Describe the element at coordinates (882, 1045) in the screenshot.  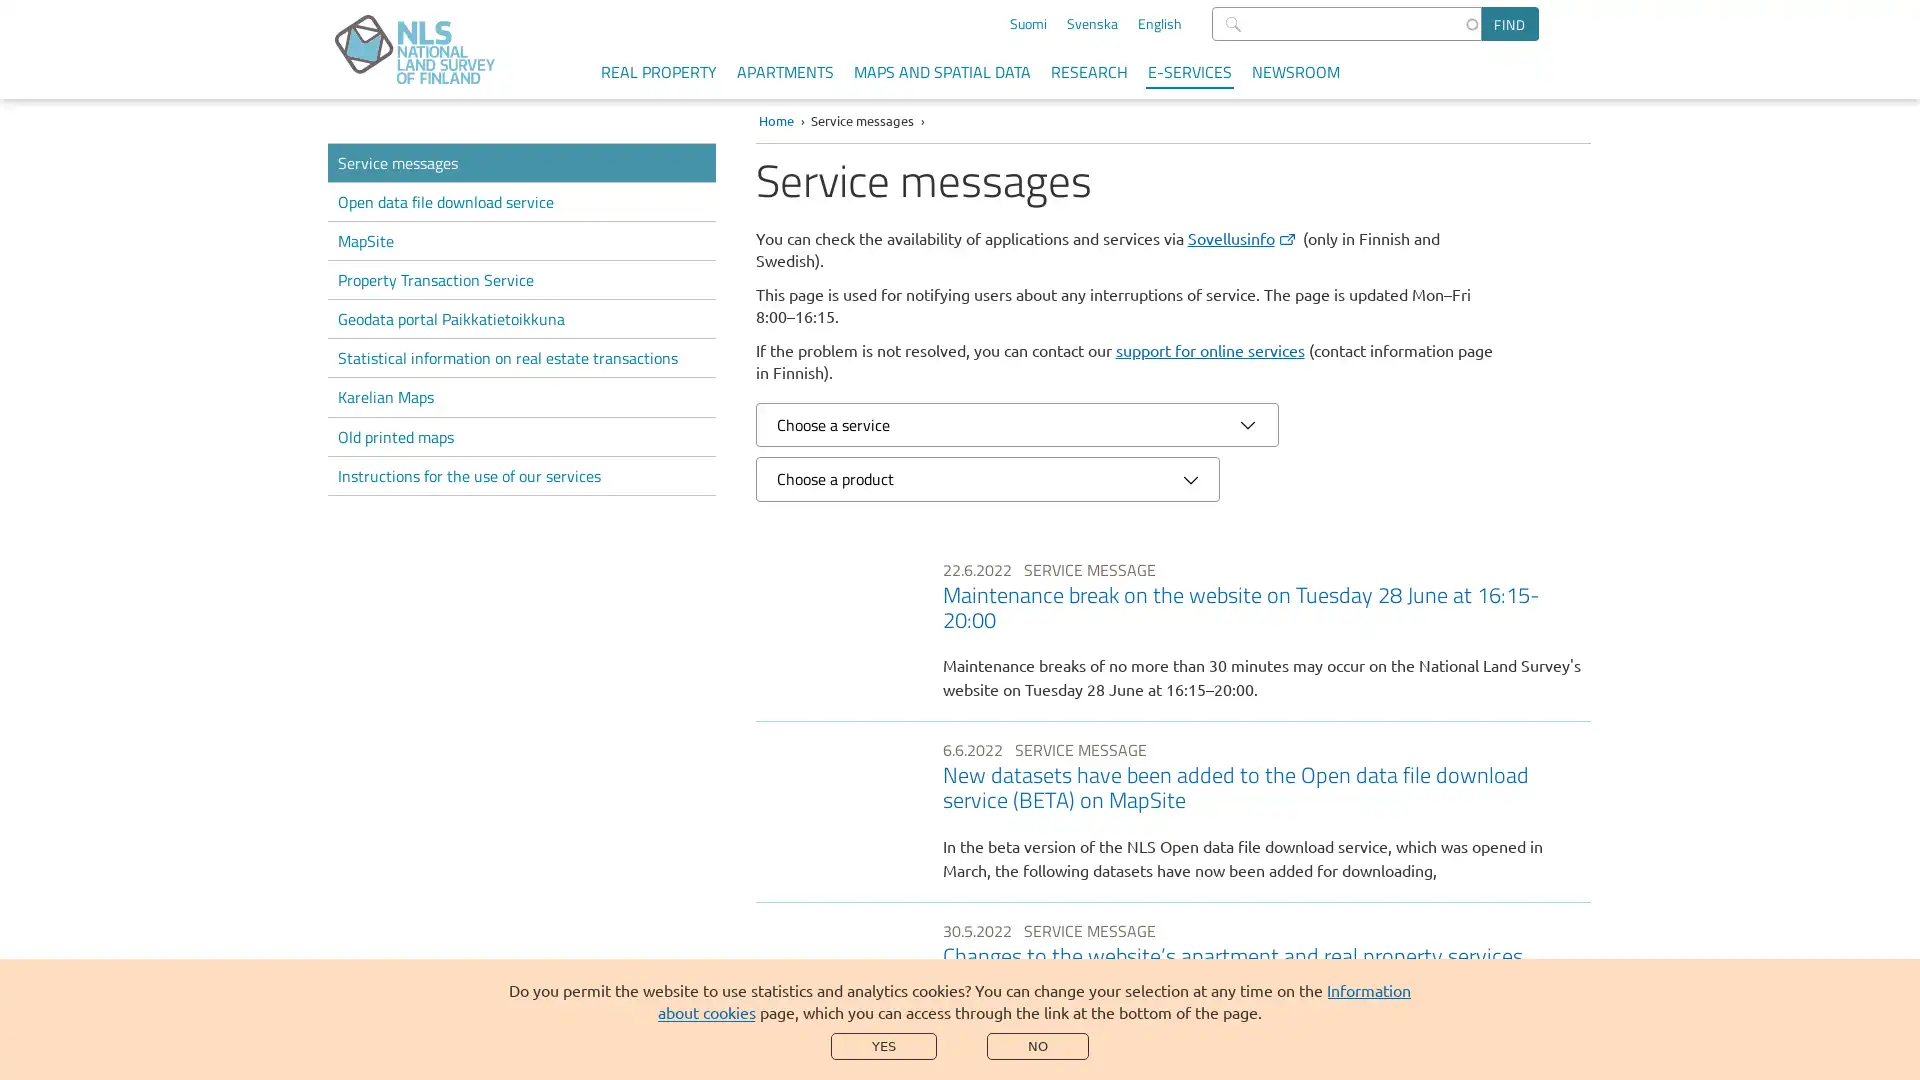
I see `YES` at that location.